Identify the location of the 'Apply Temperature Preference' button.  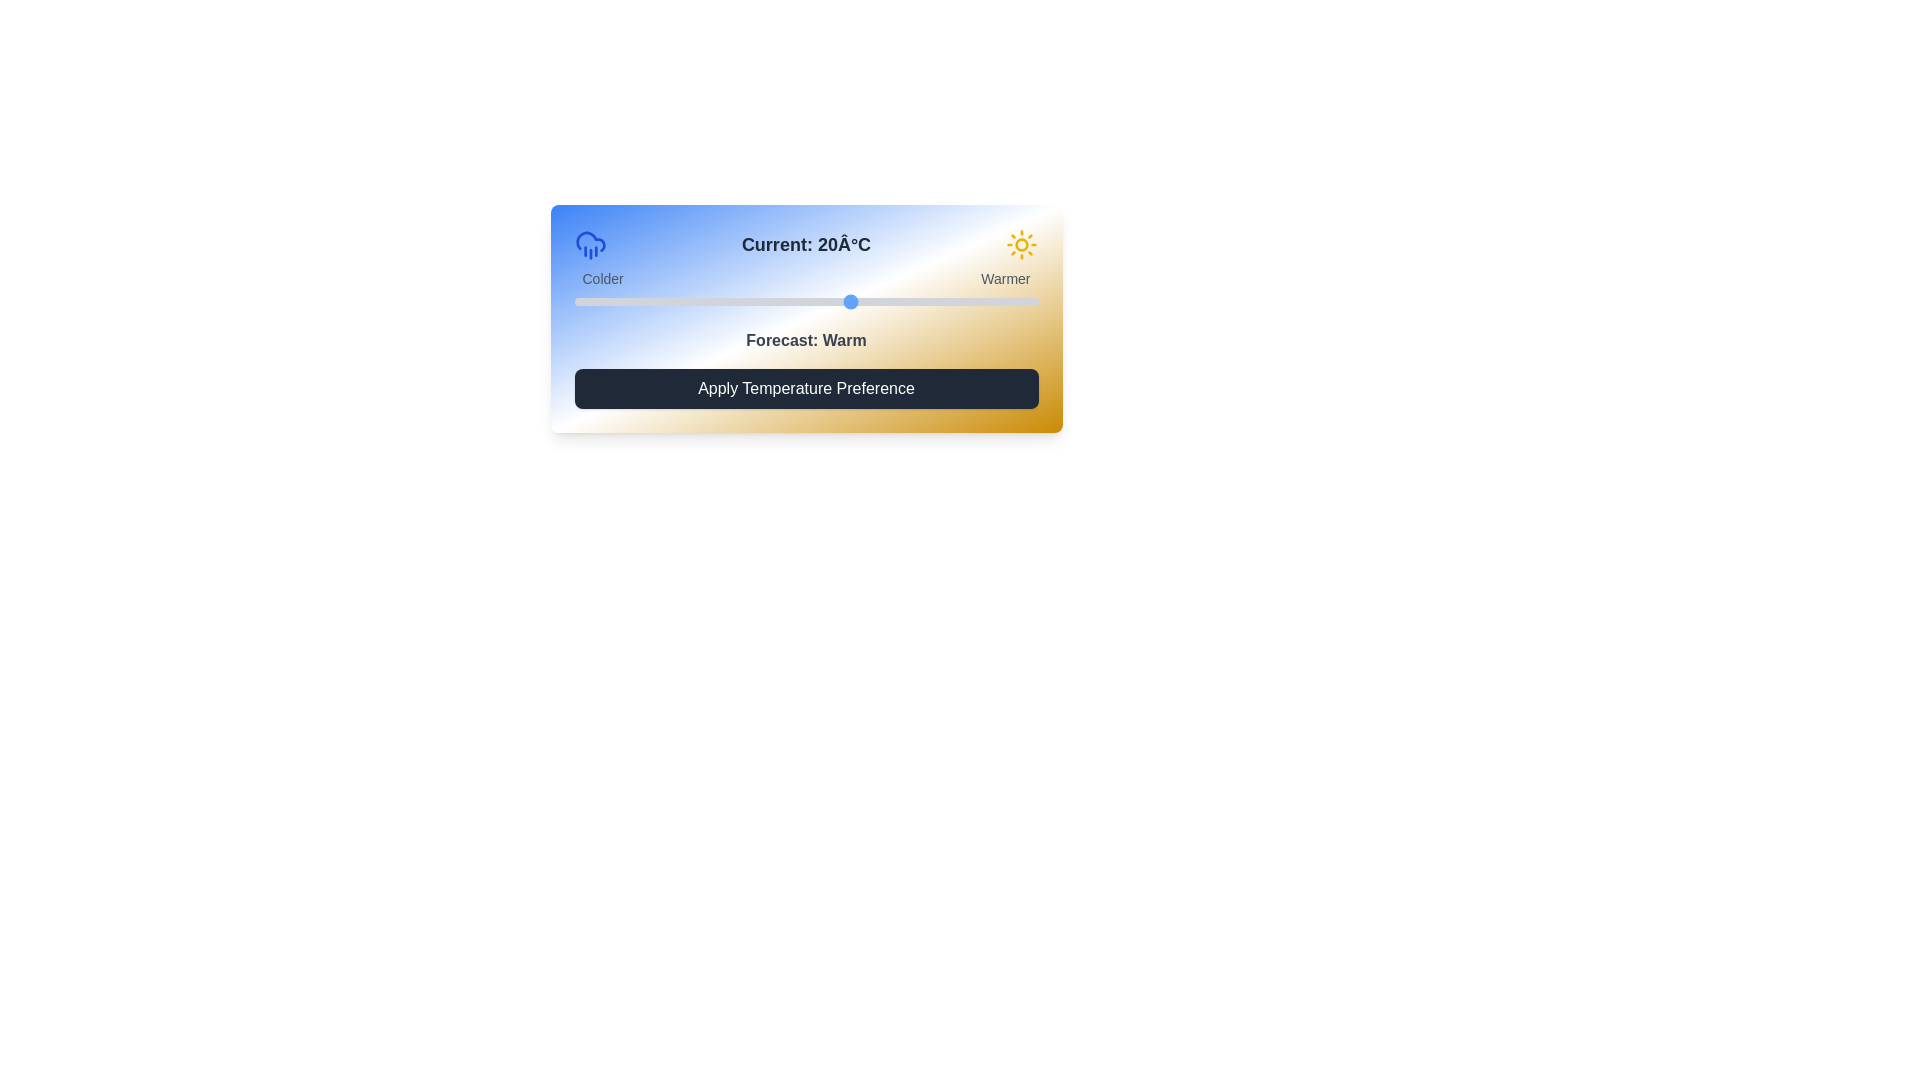
(806, 389).